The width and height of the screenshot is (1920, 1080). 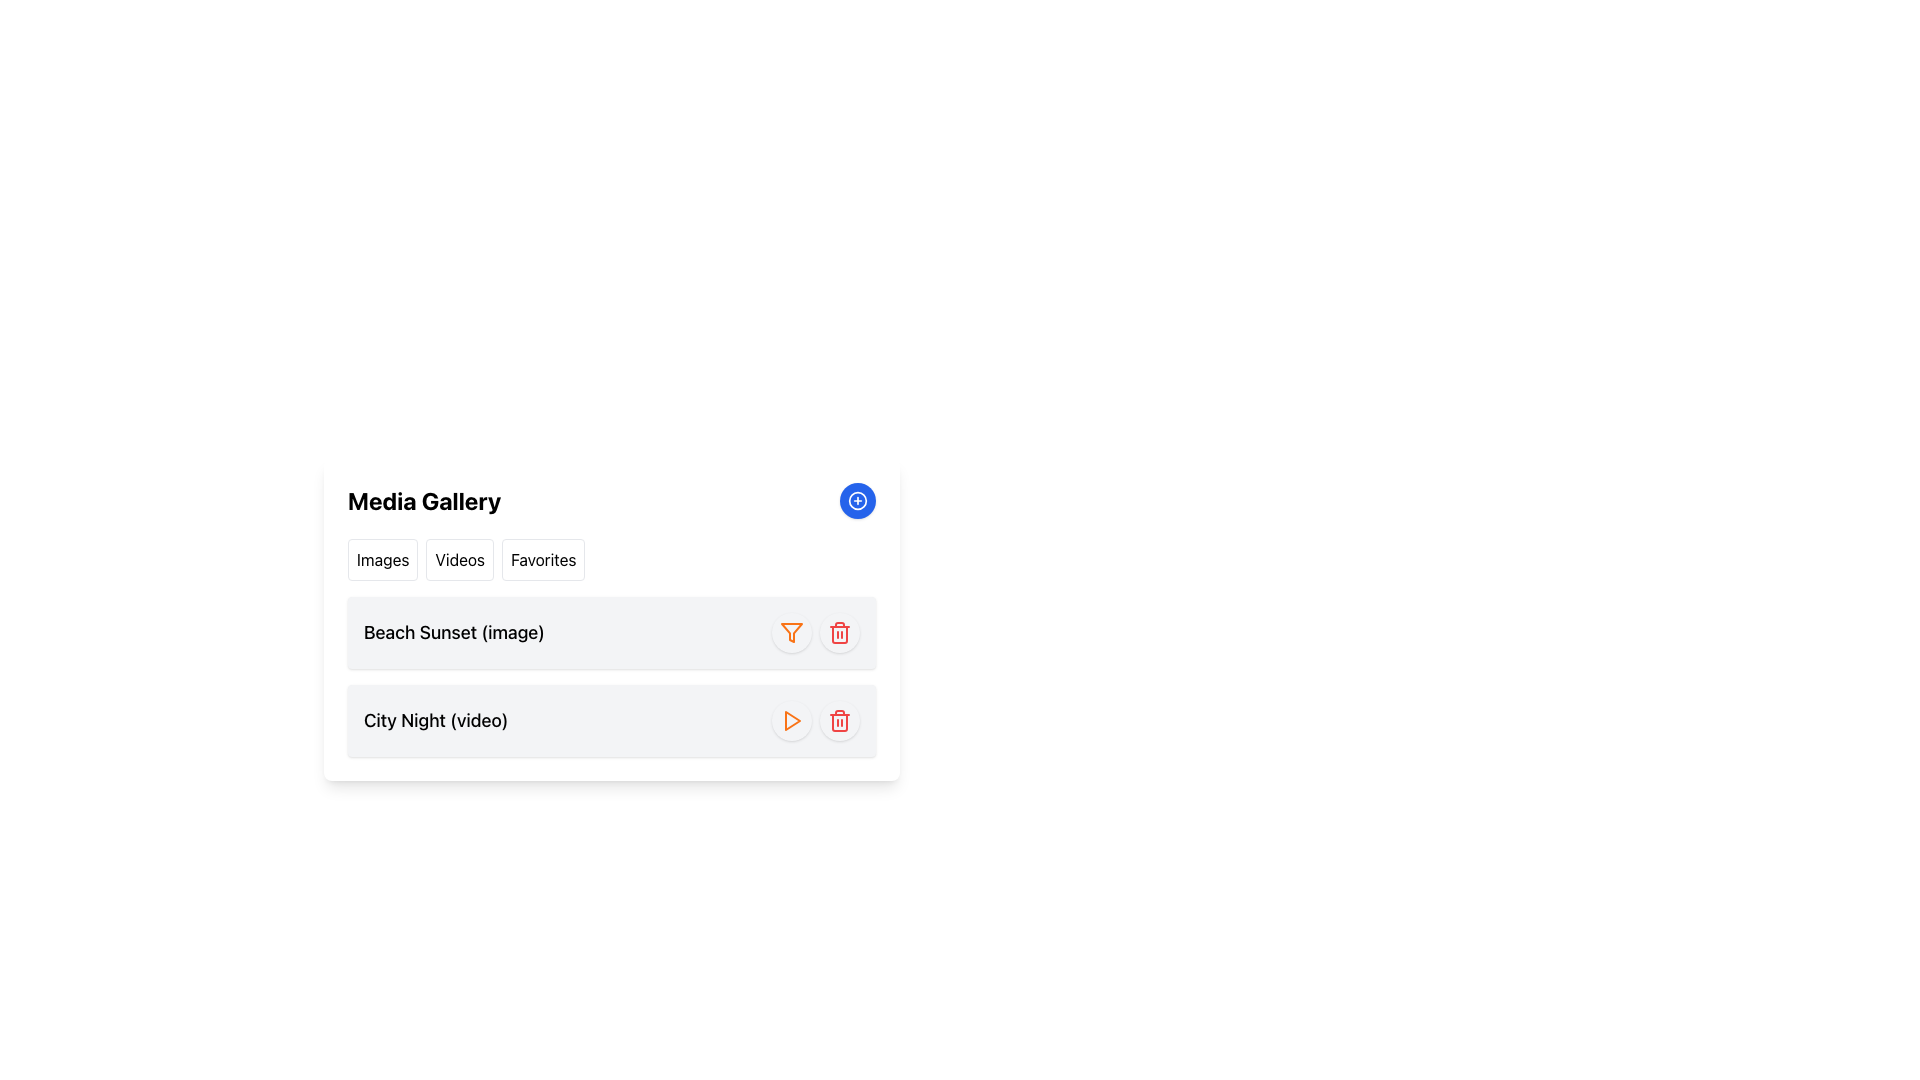 I want to click on the text label reading 'Beach Sunset (image)' for copying or highlighting, located in the first media item under the 'Media Gallery', so click(x=453, y=632).